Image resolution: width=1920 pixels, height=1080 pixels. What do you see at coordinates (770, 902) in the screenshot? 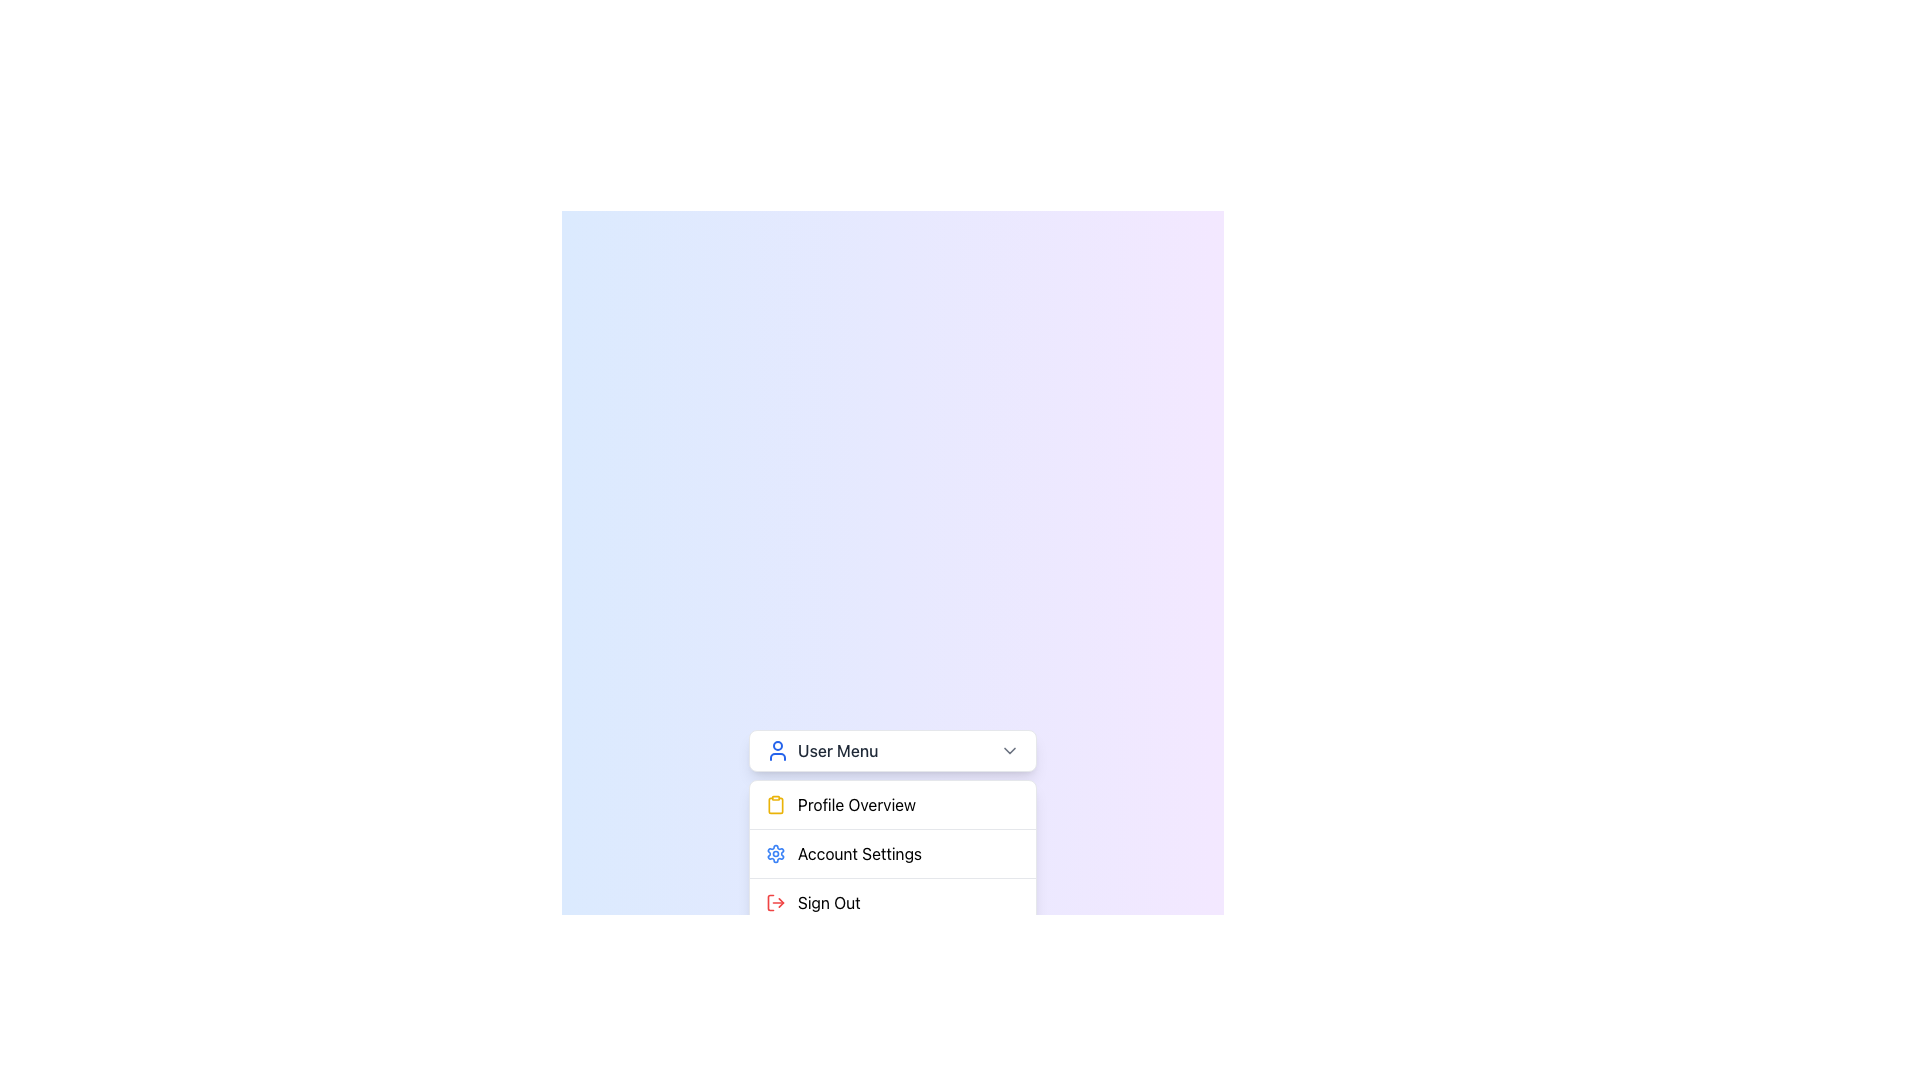
I see `the vertical stroke of the 'Sign Out' SVG icon located next to the red-highlighted 'Sign Out' text in the dropdown list` at bounding box center [770, 902].